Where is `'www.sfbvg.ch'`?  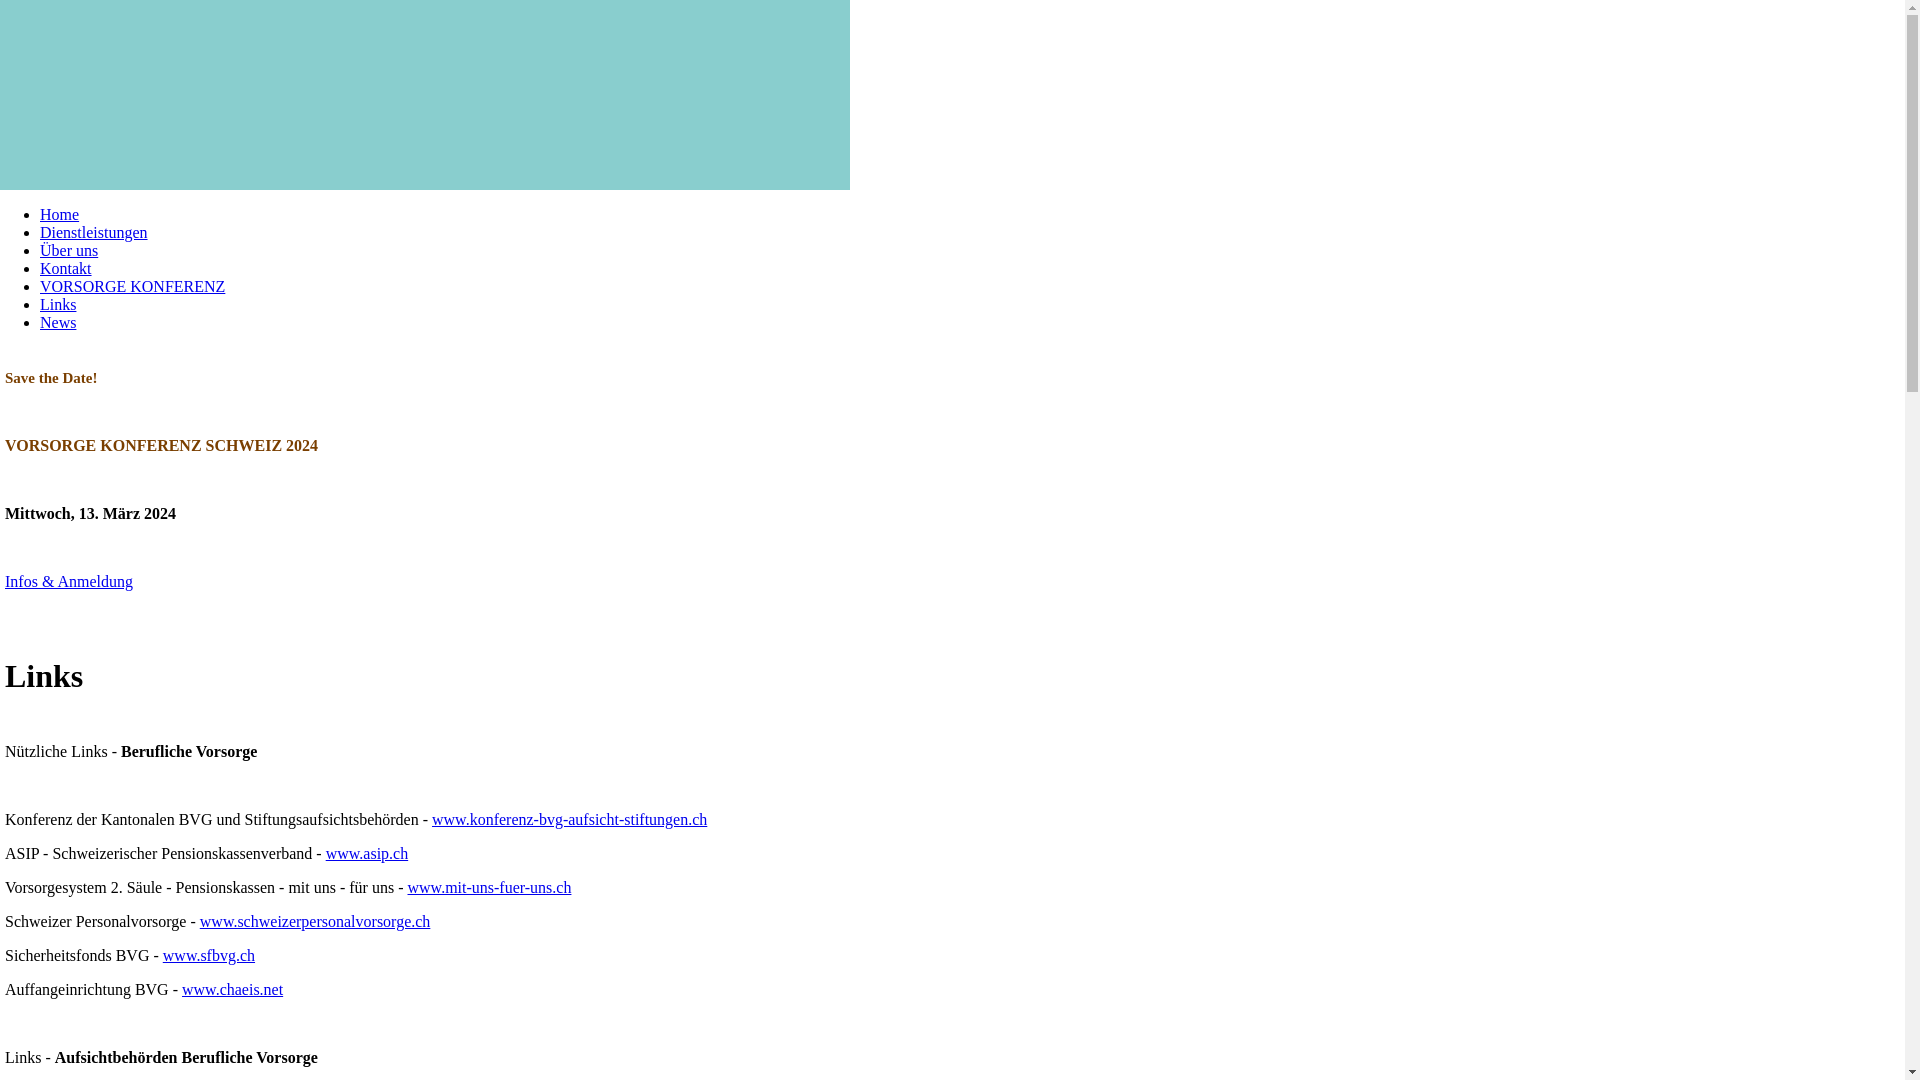
'www.sfbvg.ch' is located at coordinates (209, 954).